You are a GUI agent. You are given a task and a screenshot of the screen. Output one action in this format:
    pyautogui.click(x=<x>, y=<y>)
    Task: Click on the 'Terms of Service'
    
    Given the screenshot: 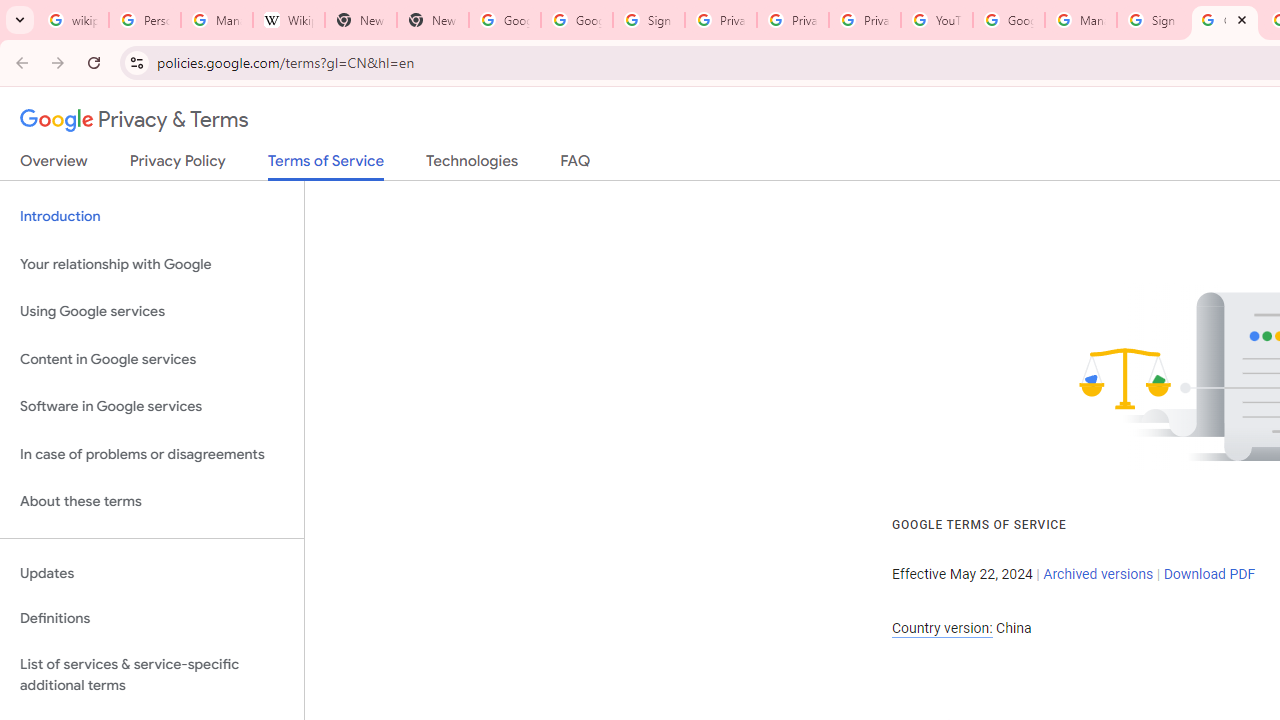 What is the action you would take?
    pyautogui.click(x=326, y=165)
    